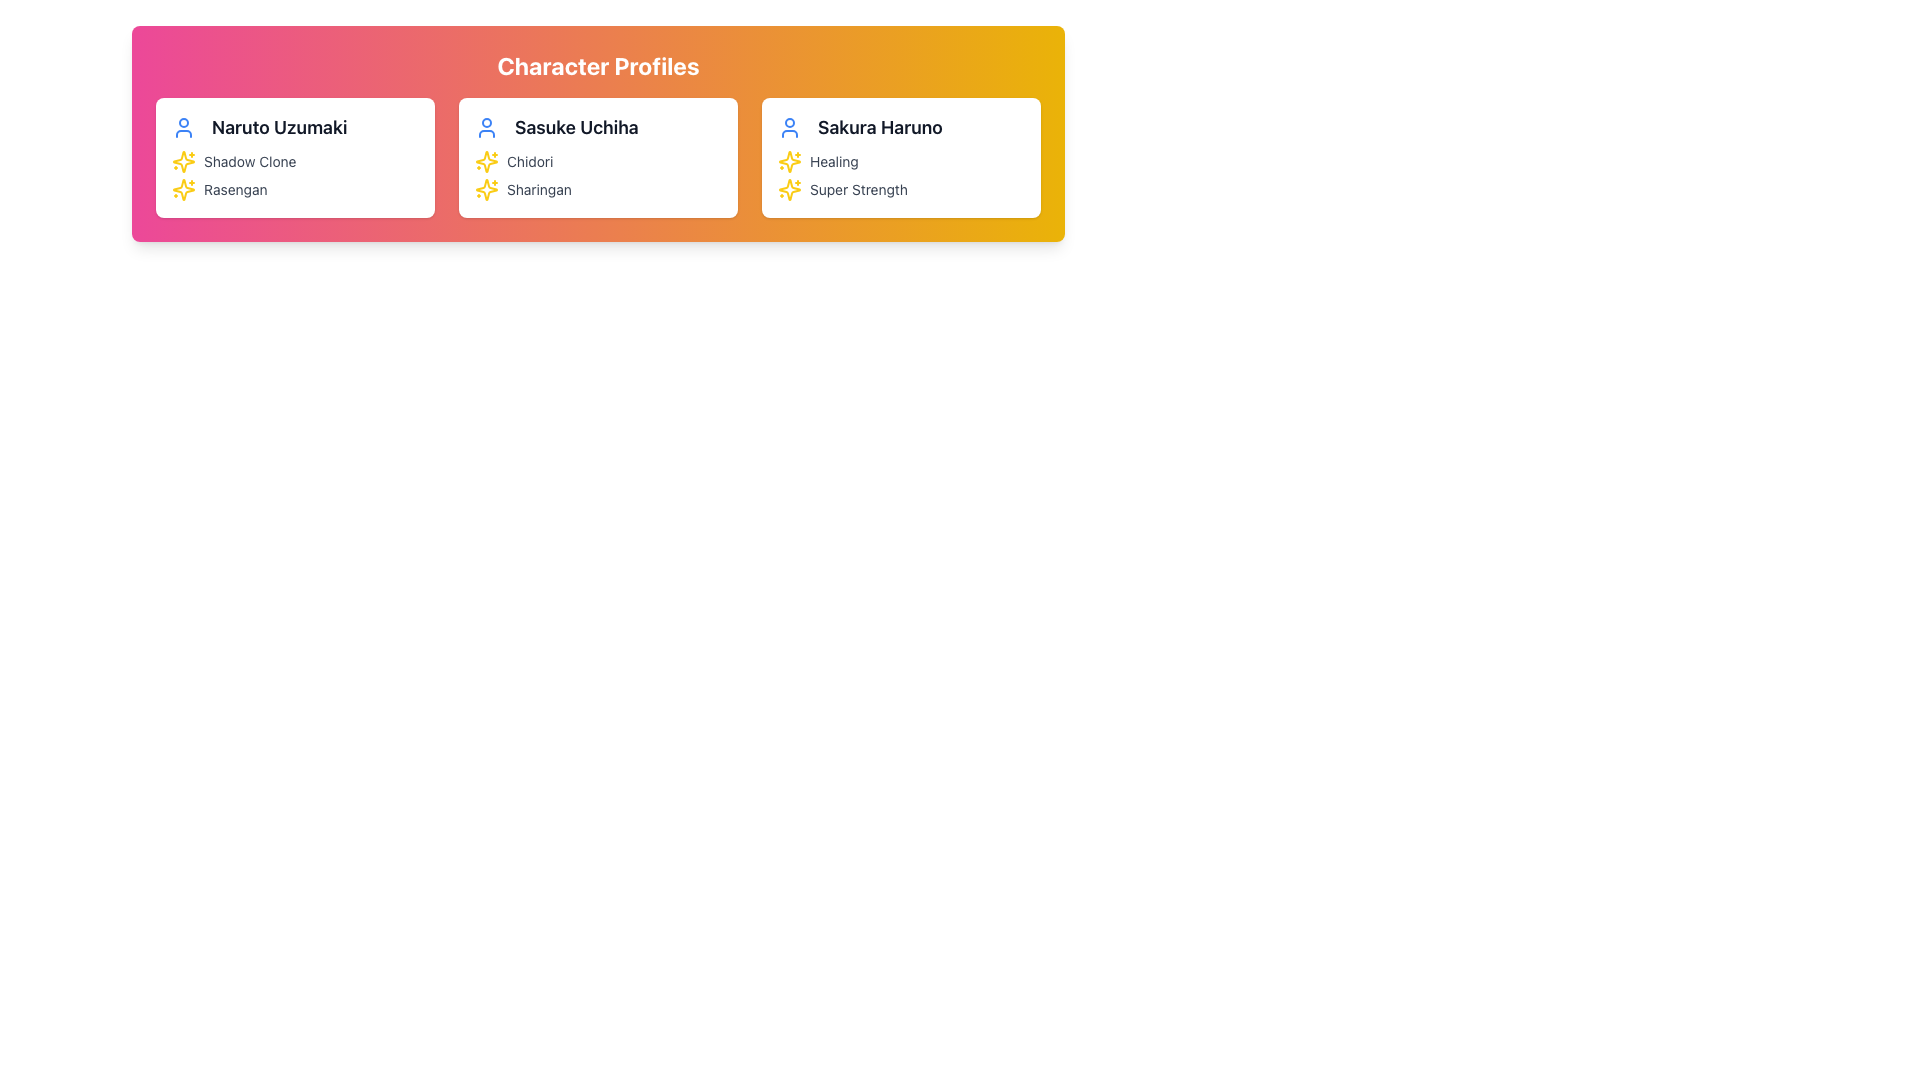 This screenshot has height=1080, width=1920. What do you see at coordinates (294, 175) in the screenshot?
I see `the static list item displaying 'Shadow Clone' and 'Rasengan' skills, which are accompanied by yellow star-like icons, located in the lower portion of the 'Naruto Uzumaki' card` at bounding box center [294, 175].